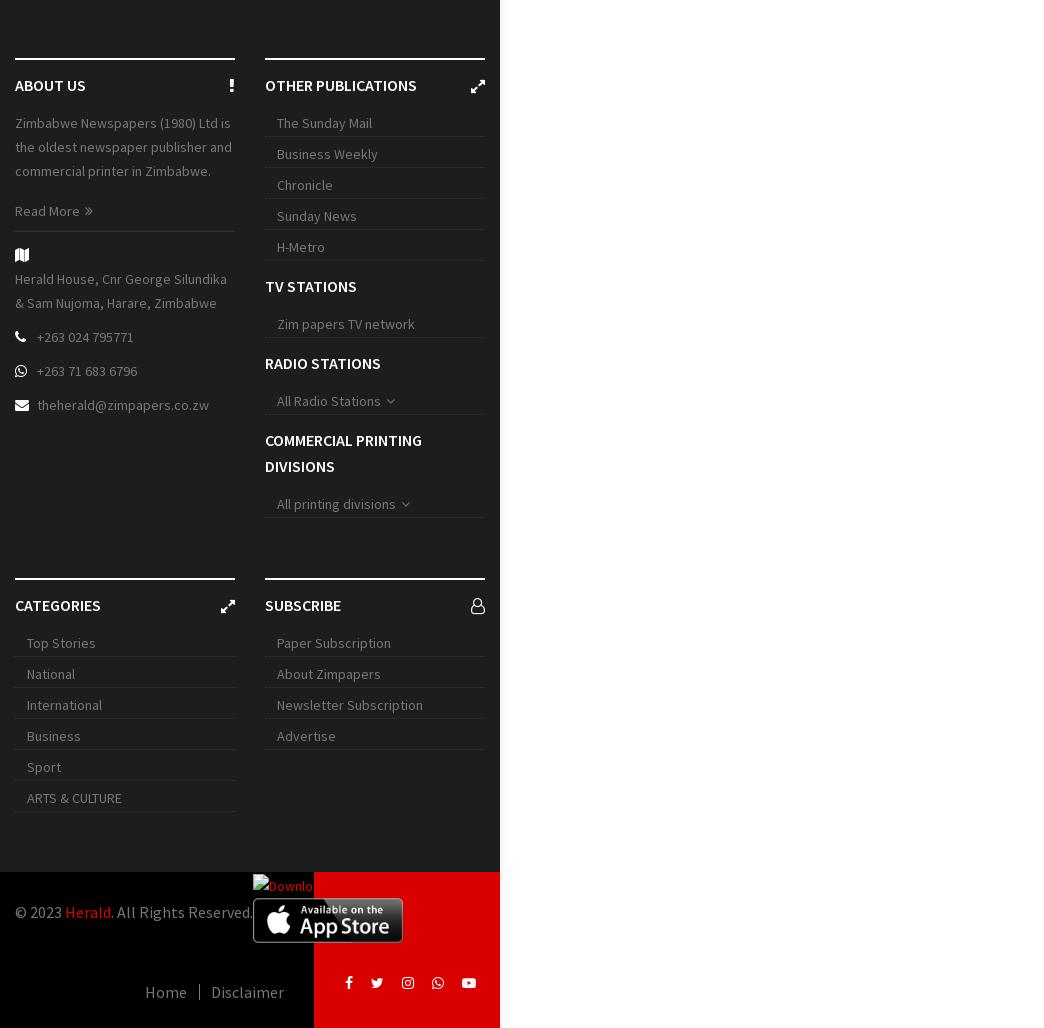 Image resolution: width=1044 pixels, height=1028 pixels. Describe the element at coordinates (328, 673) in the screenshot. I see `'About Zimpapers'` at that location.